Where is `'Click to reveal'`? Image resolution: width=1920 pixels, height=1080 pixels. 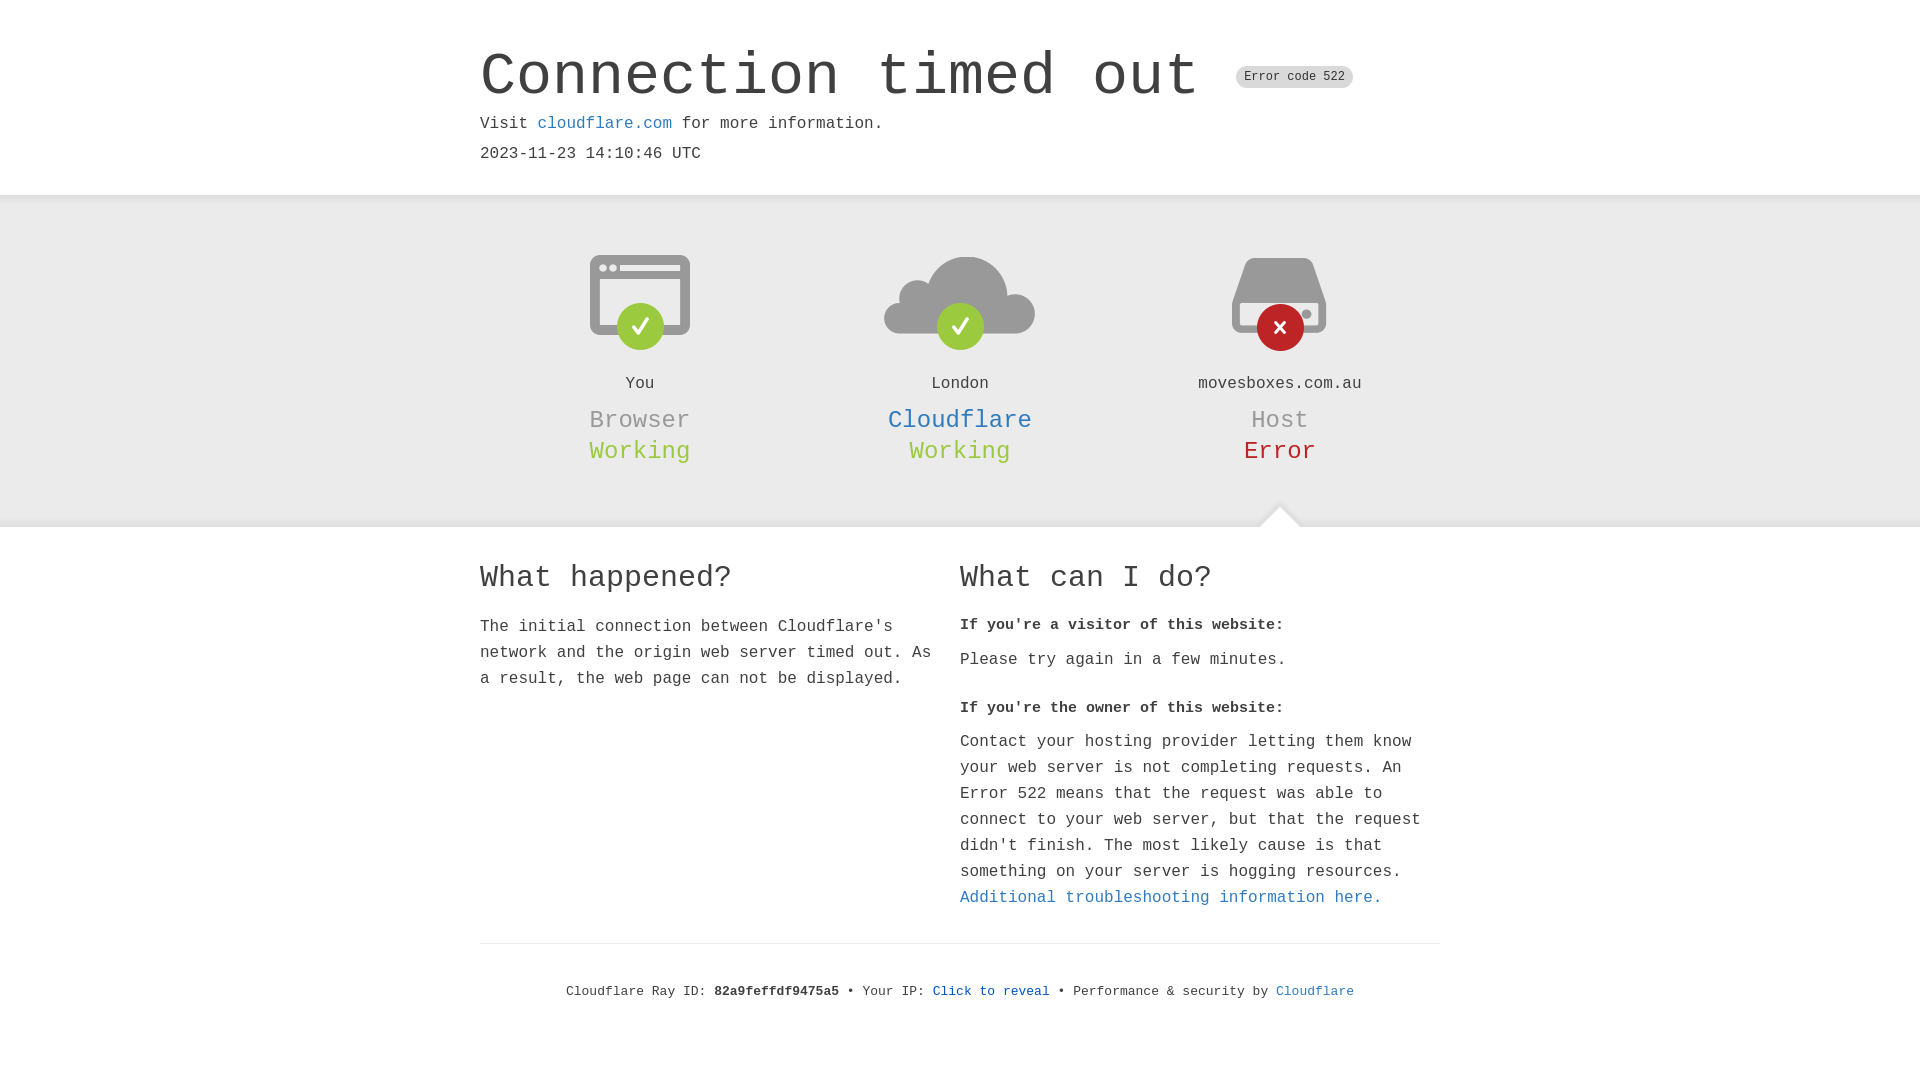
'Click to reveal' is located at coordinates (991, 991).